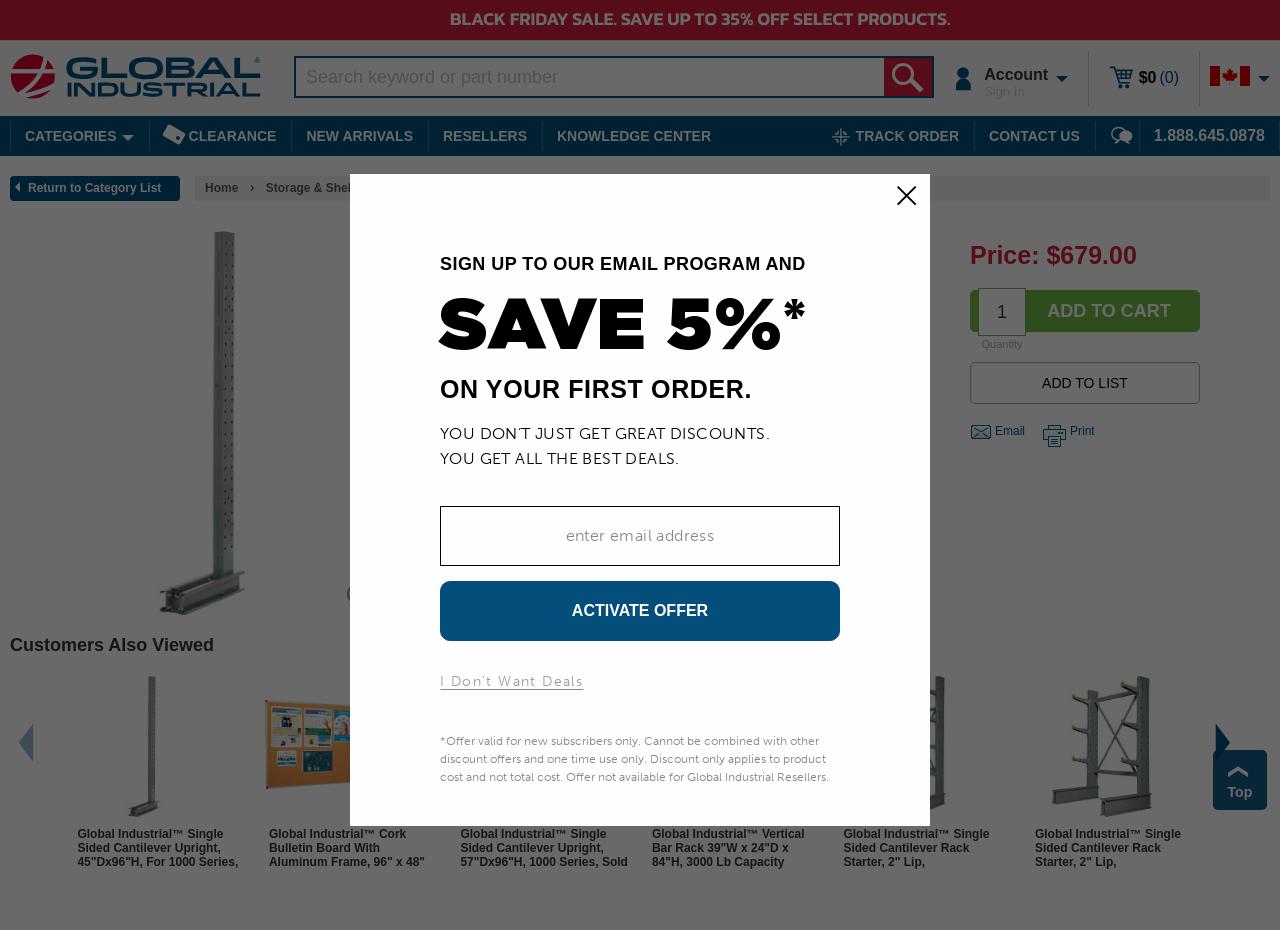 This screenshot has width=1280, height=930. I want to click on 'Global Industrial™ Cork Bulletin Board With Aluminum Frame, 96" x 48"', so click(346, 846).